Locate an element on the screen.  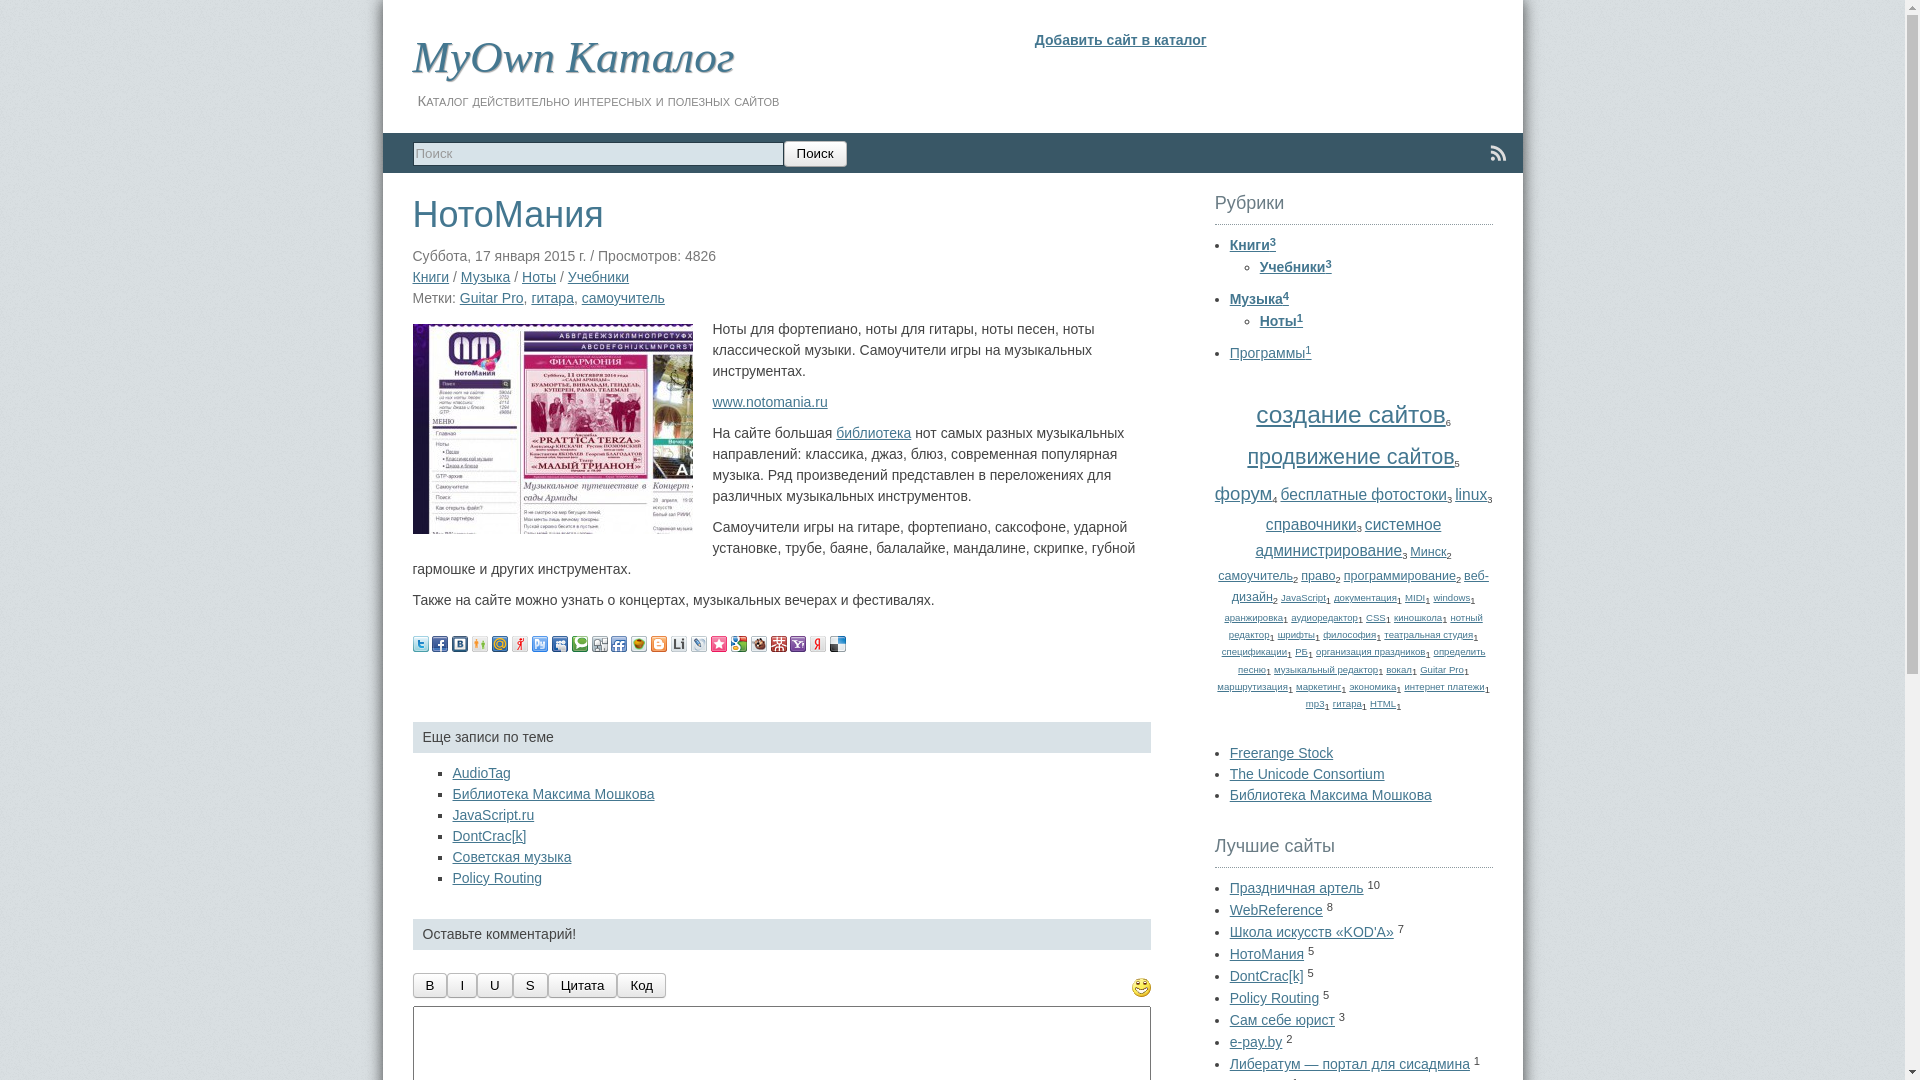
'CSS' is located at coordinates (1375, 616).